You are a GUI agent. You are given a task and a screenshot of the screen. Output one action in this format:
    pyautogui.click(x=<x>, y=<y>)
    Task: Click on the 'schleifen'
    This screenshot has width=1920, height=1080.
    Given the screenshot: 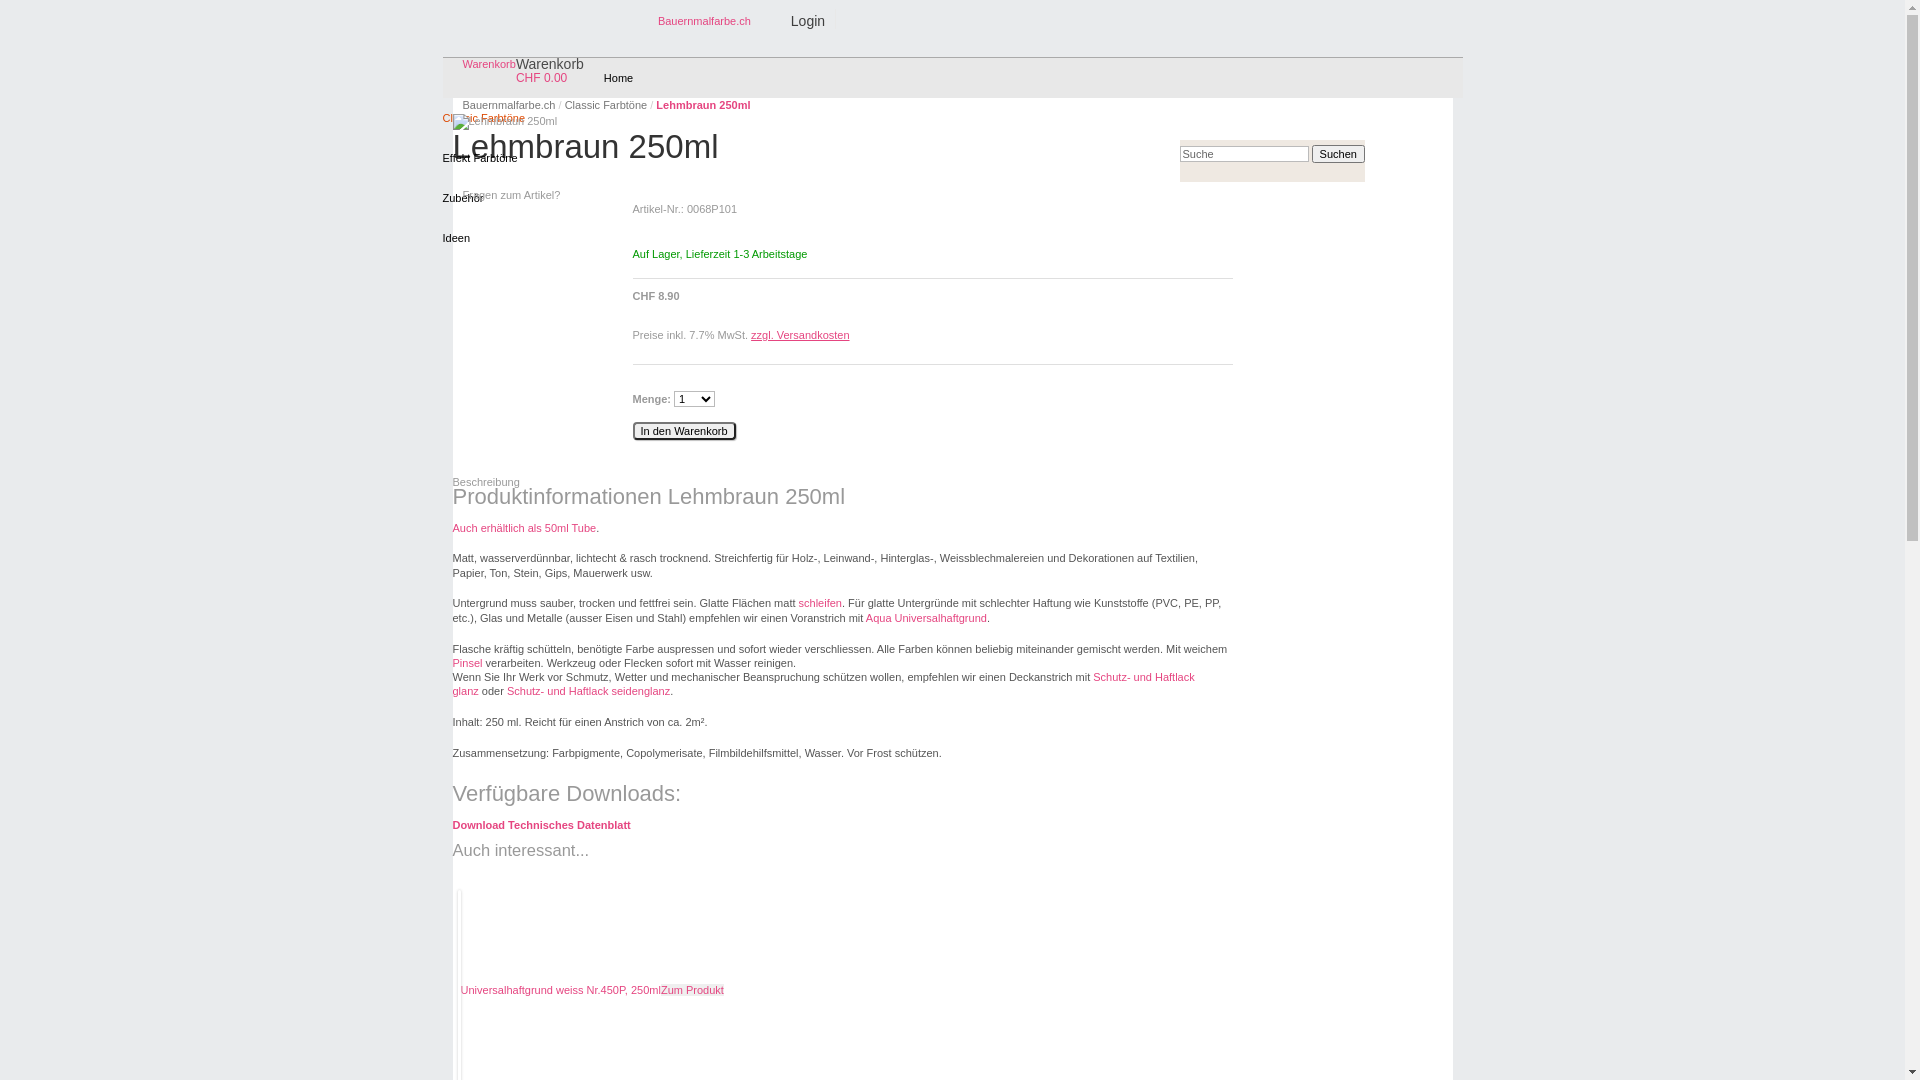 What is the action you would take?
    pyautogui.click(x=820, y=601)
    